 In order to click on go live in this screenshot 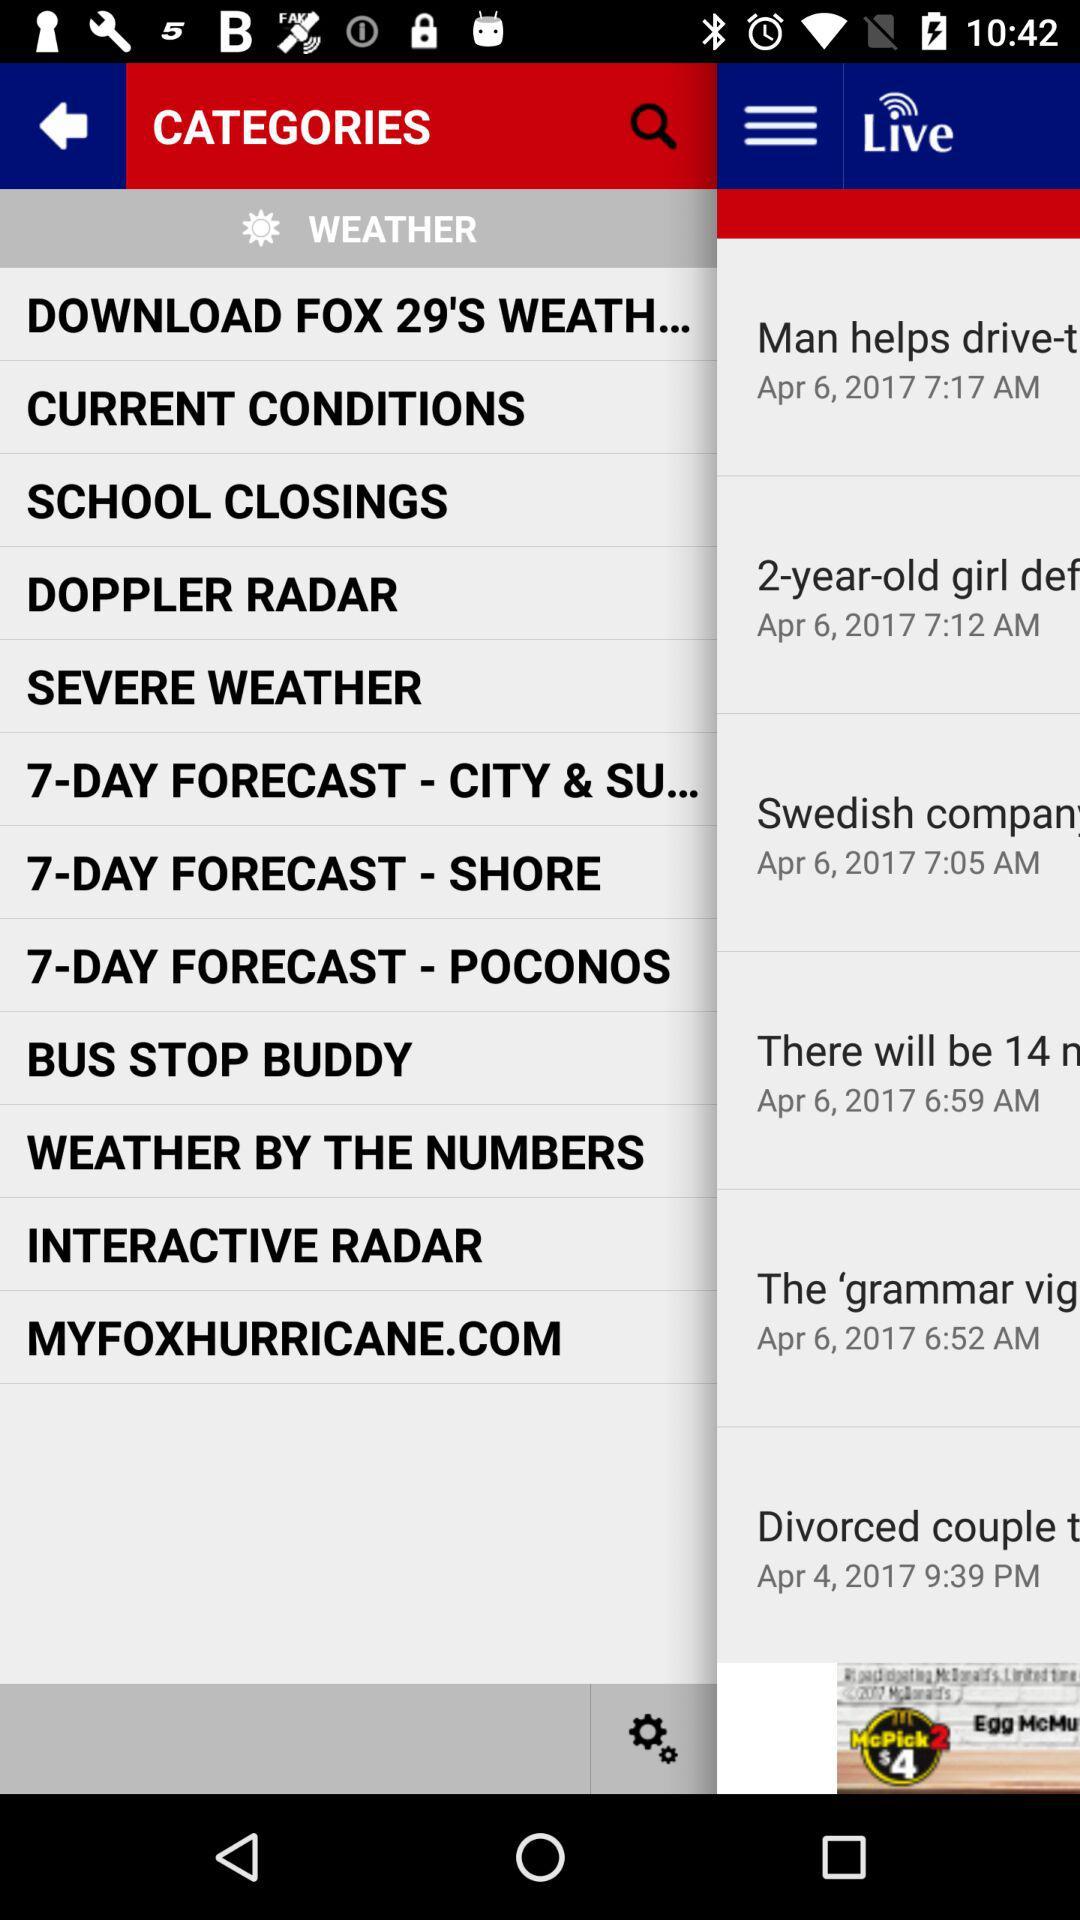, I will do `click(906, 124)`.